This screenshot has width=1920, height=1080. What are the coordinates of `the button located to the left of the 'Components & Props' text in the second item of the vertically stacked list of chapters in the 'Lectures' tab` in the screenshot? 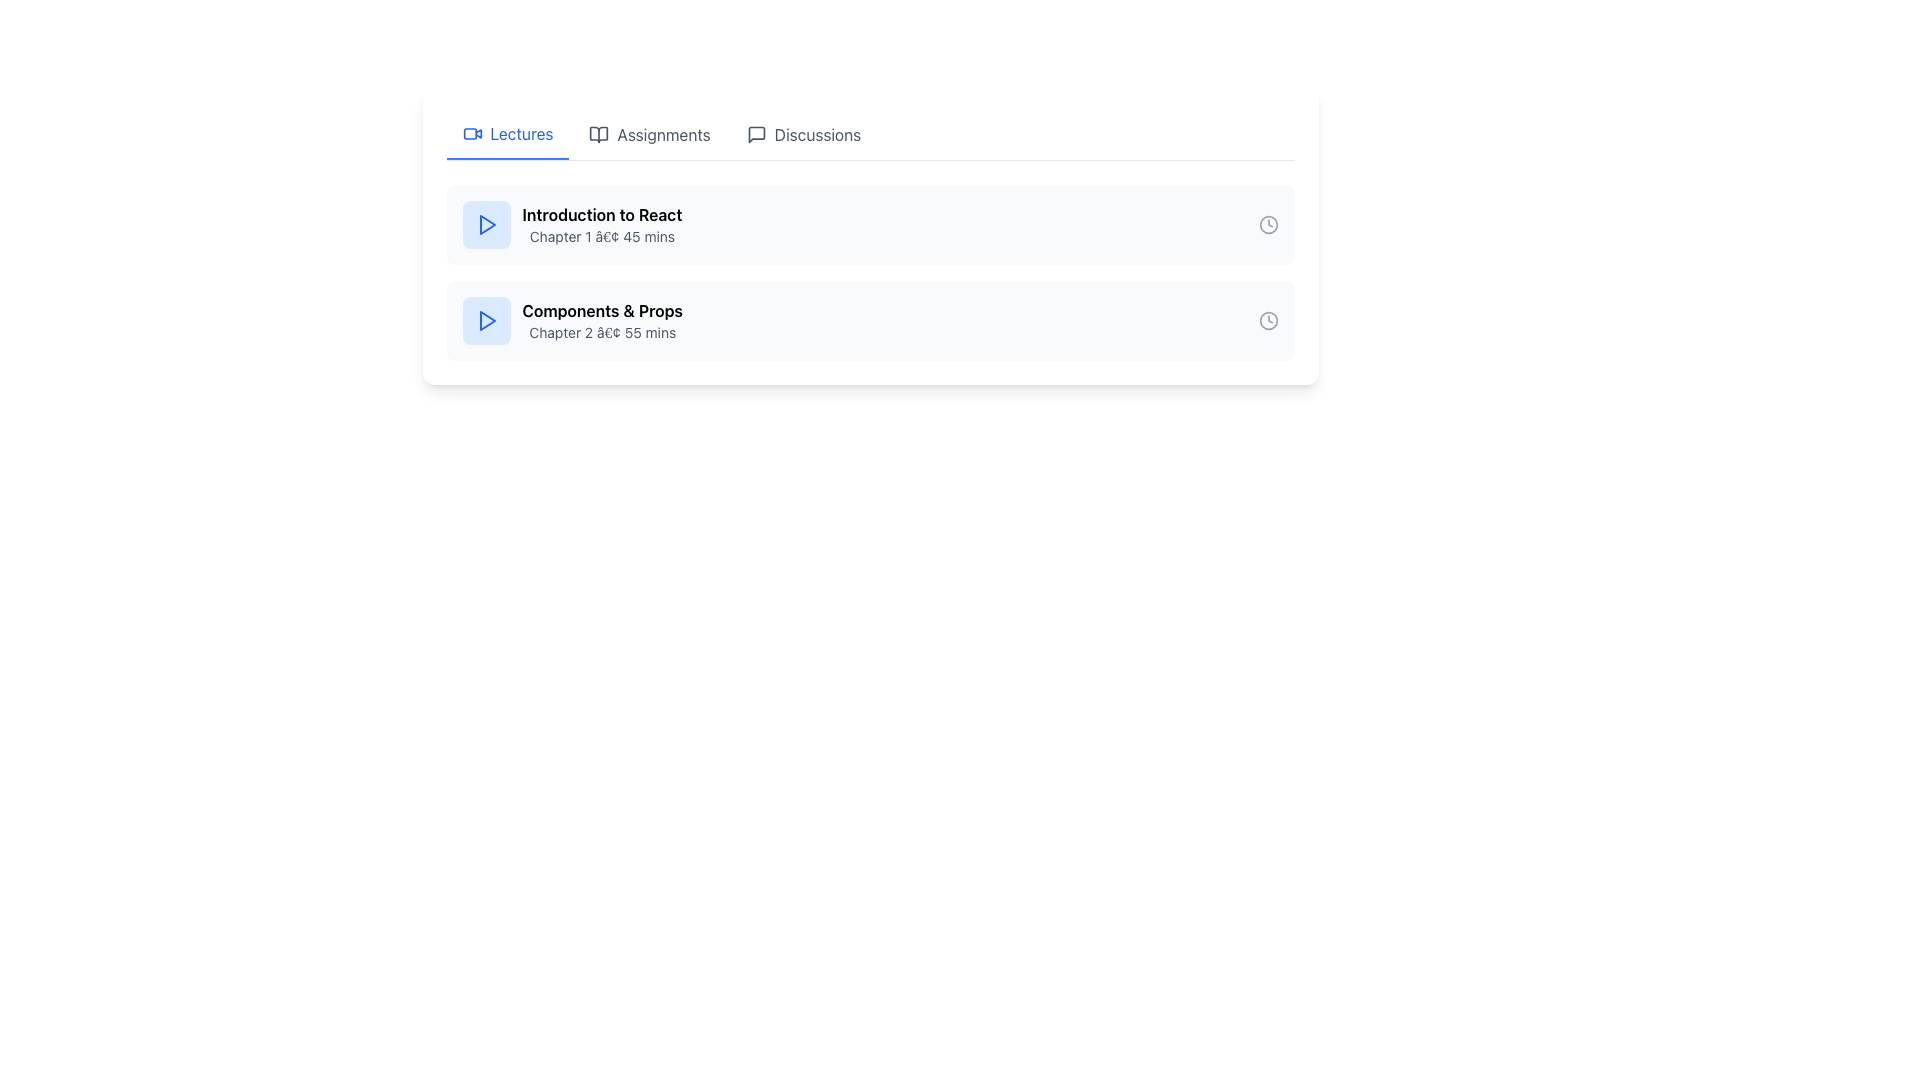 It's located at (486, 319).